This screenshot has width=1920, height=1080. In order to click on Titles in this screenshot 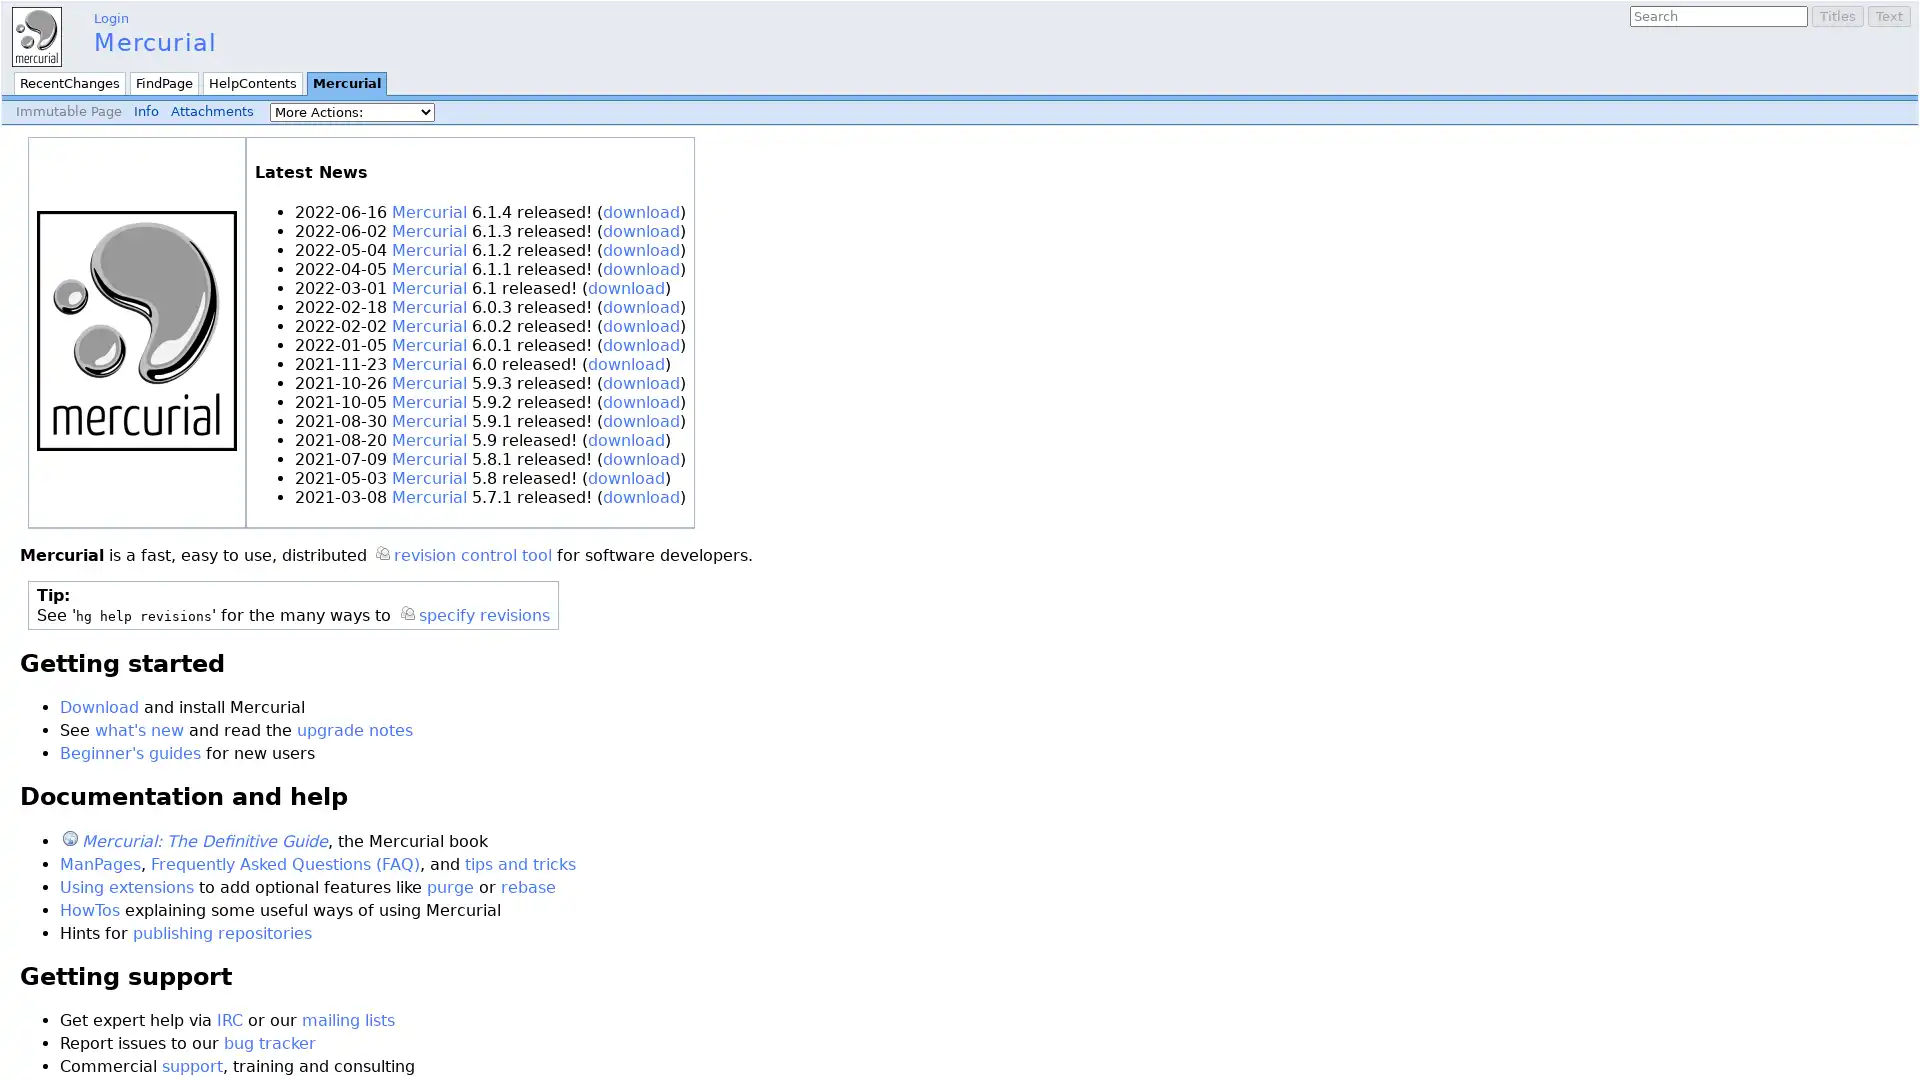, I will do `click(1838, 16)`.